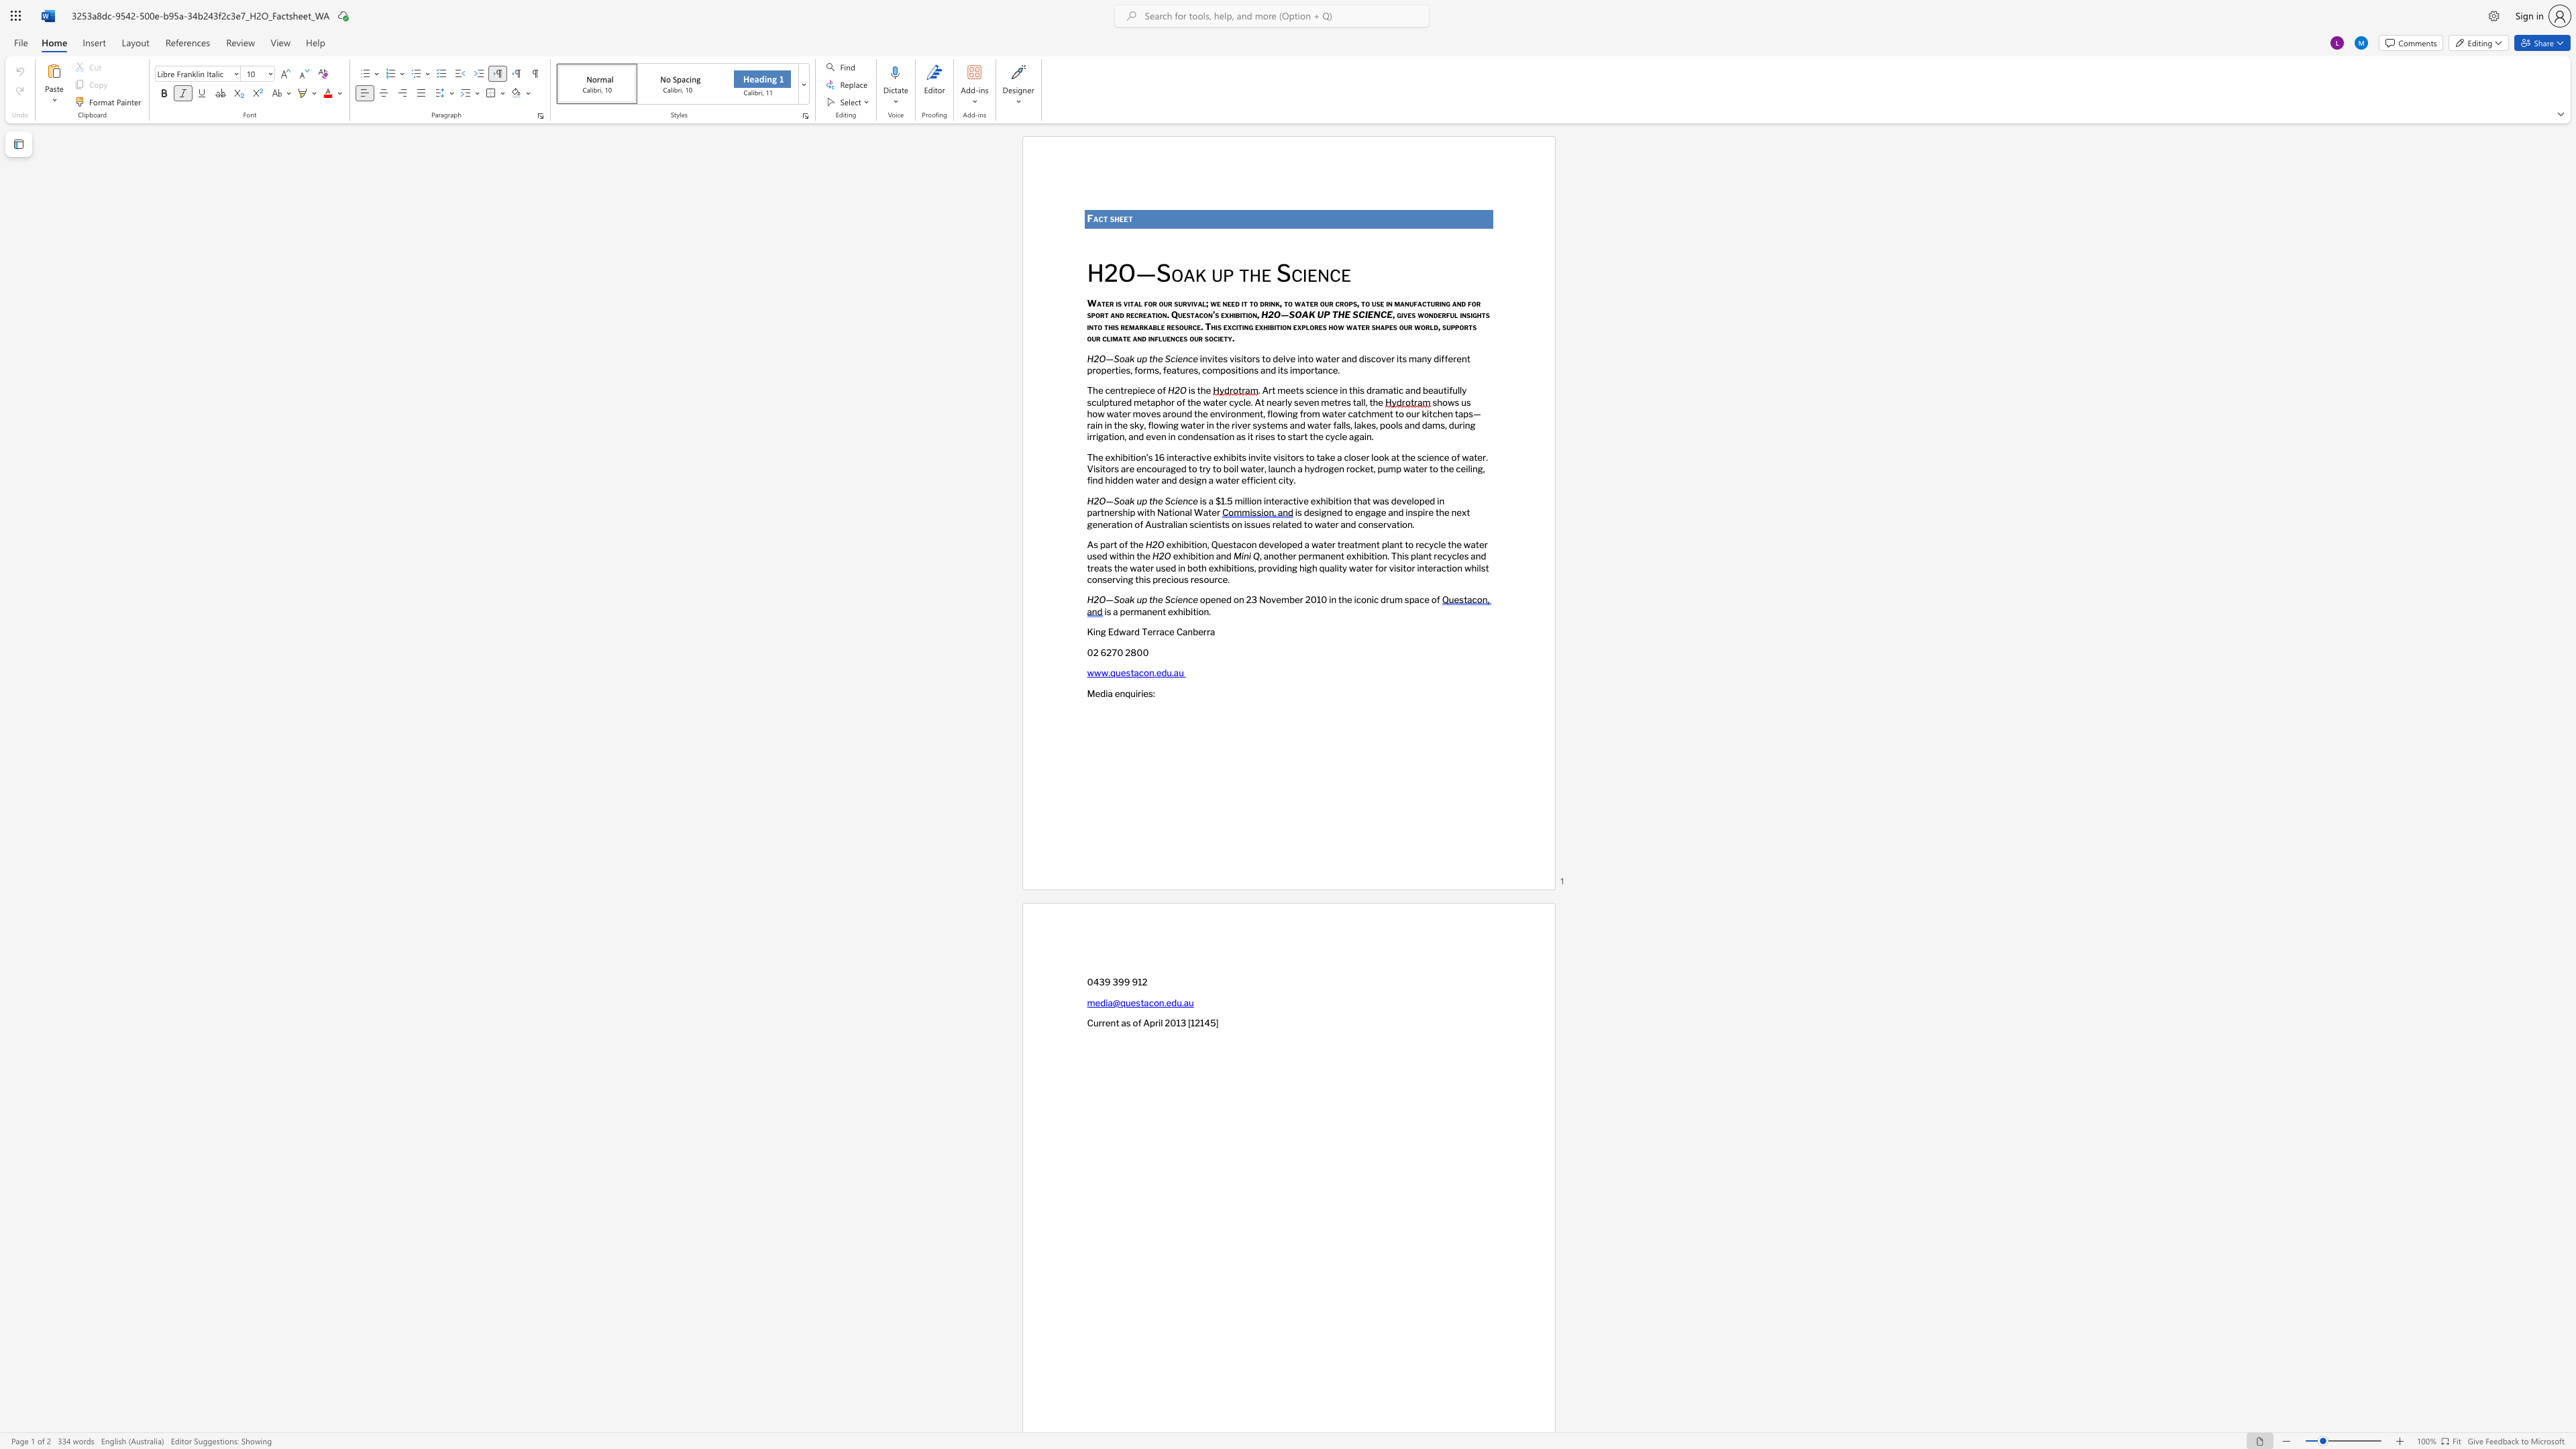  Describe the element at coordinates (1177, 610) in the screenshot. I see `the space between the continuous character "x" and "h" in the text` at that location.